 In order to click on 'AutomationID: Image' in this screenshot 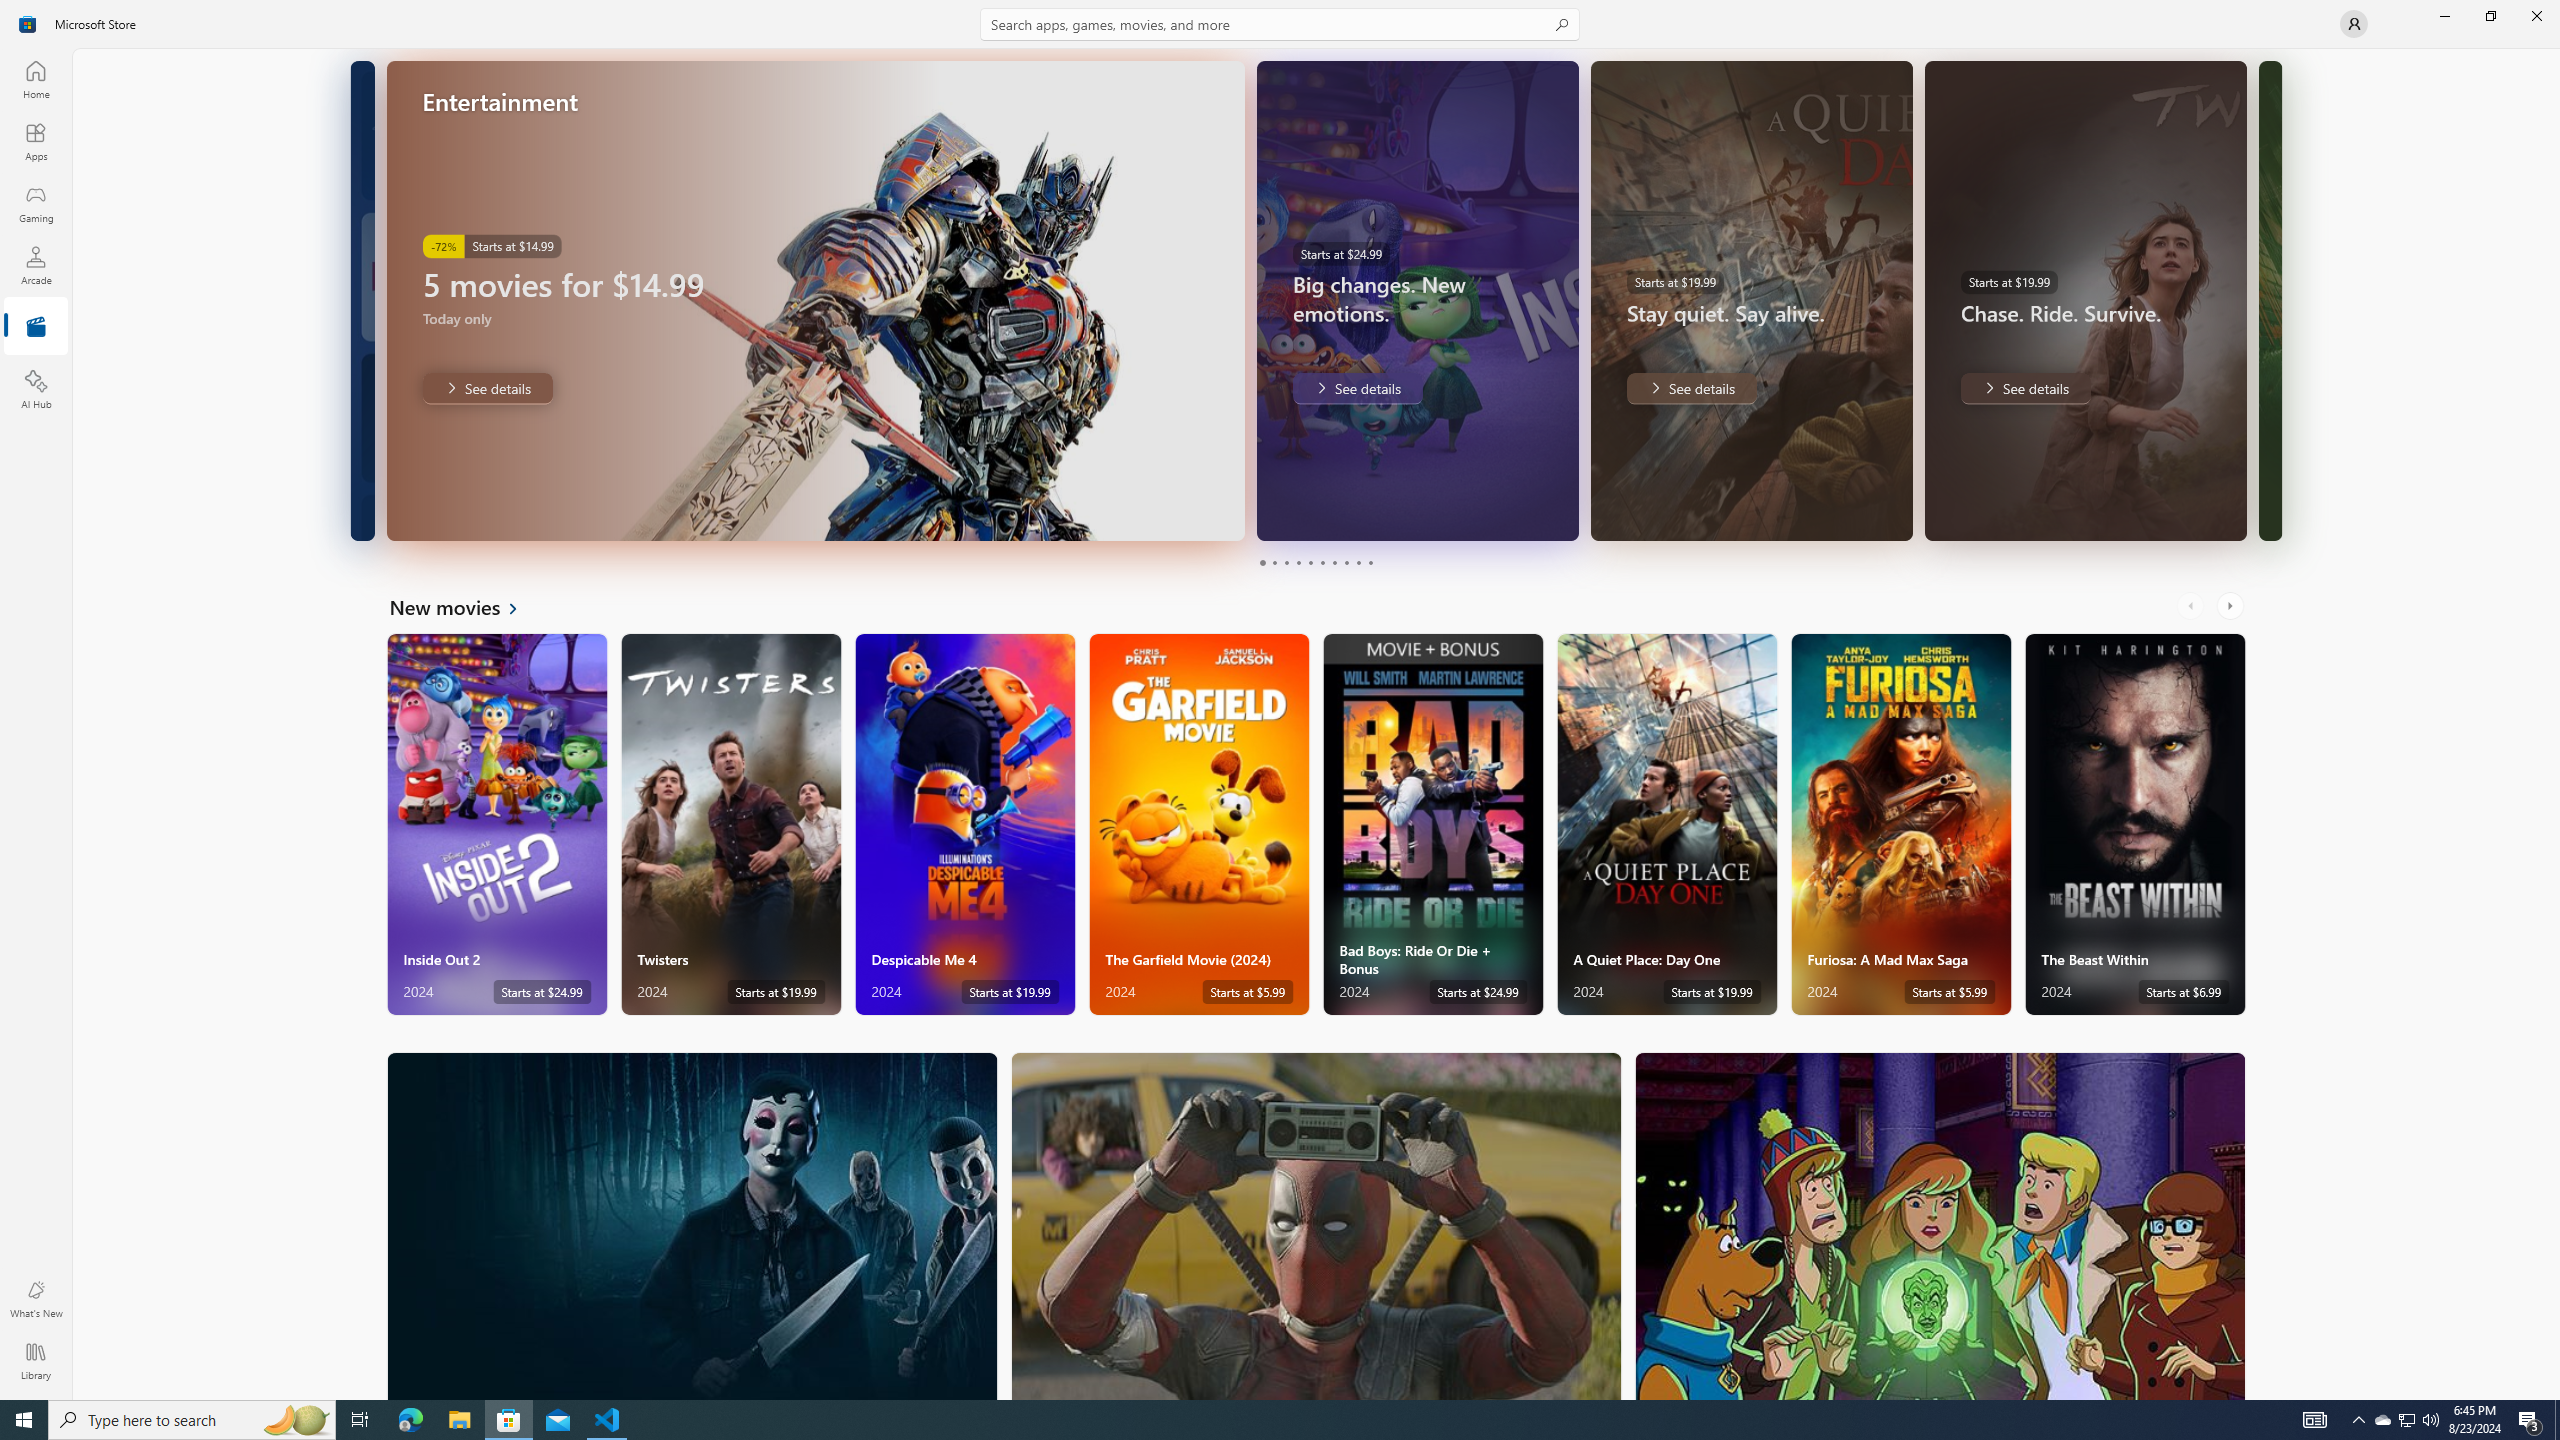, I will do `click(2268, 299)`.